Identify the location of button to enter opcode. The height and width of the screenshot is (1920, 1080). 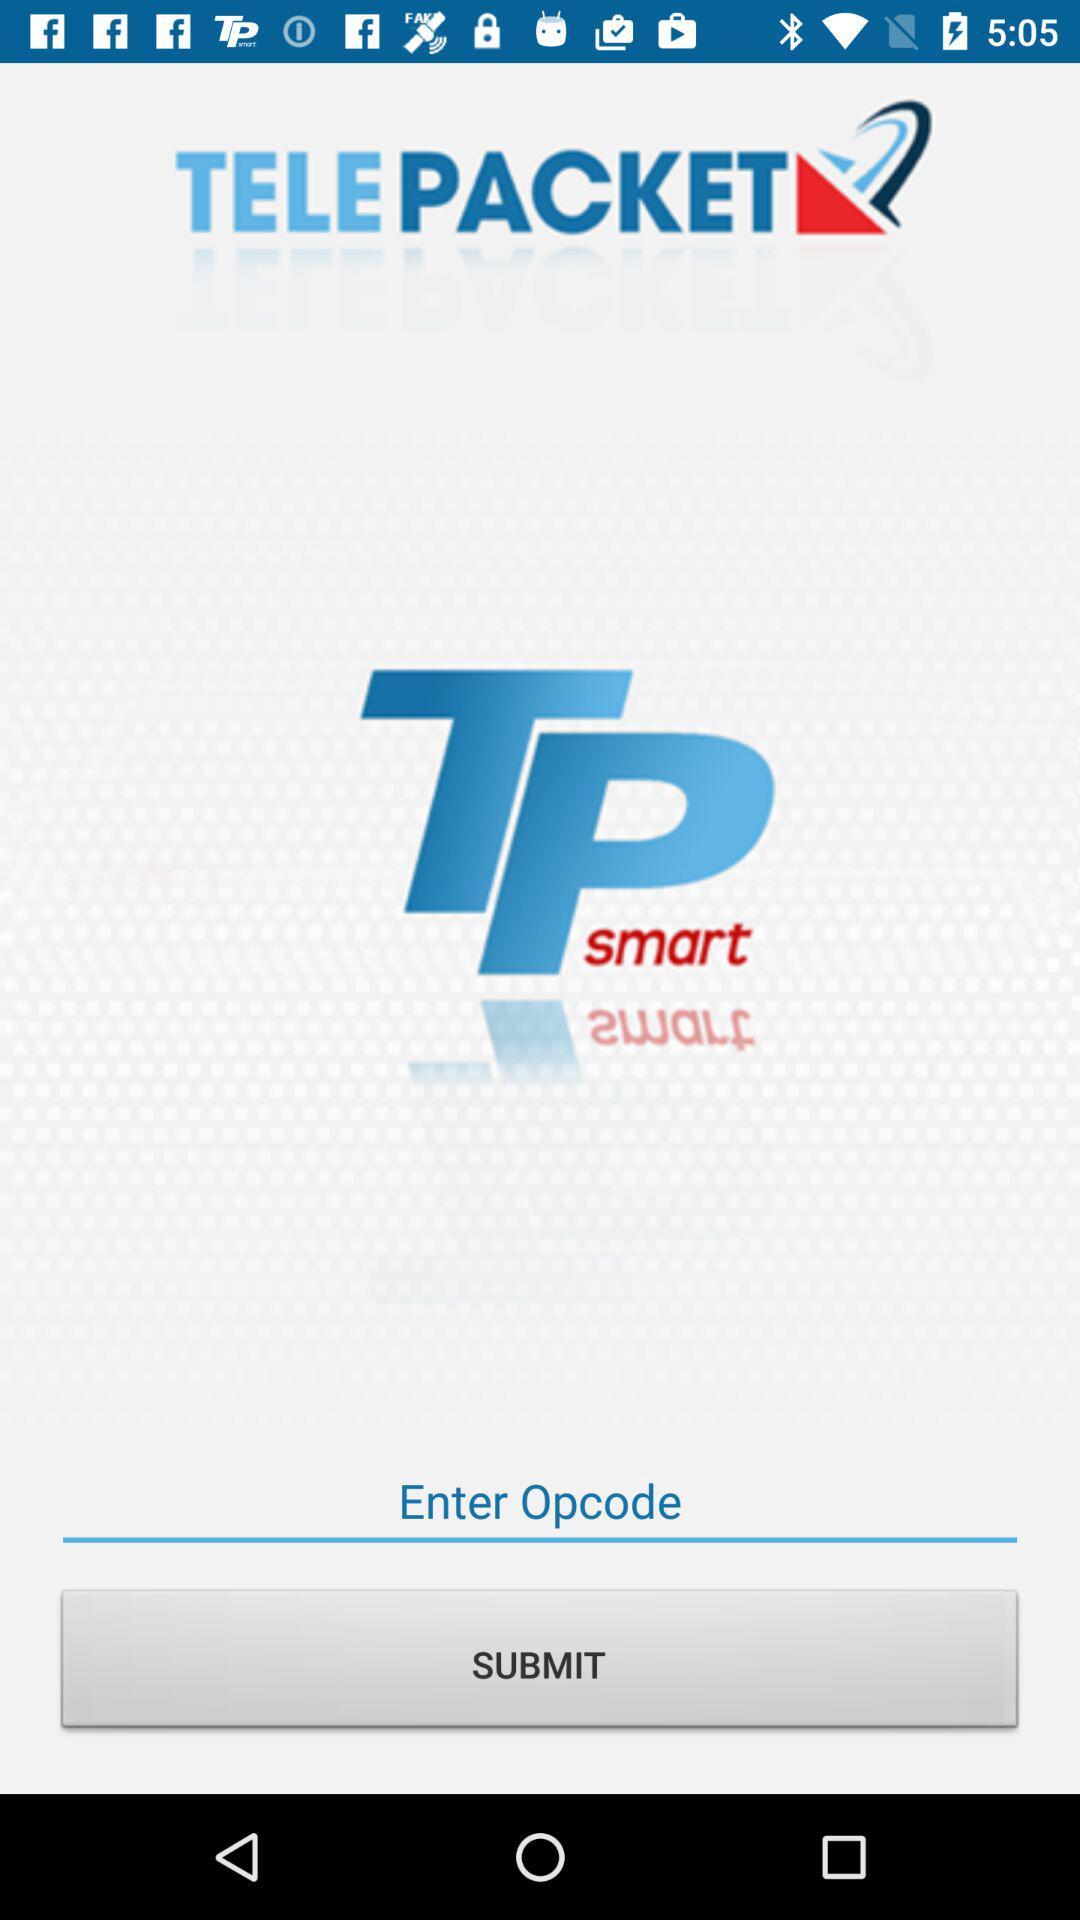
(540, 1501).